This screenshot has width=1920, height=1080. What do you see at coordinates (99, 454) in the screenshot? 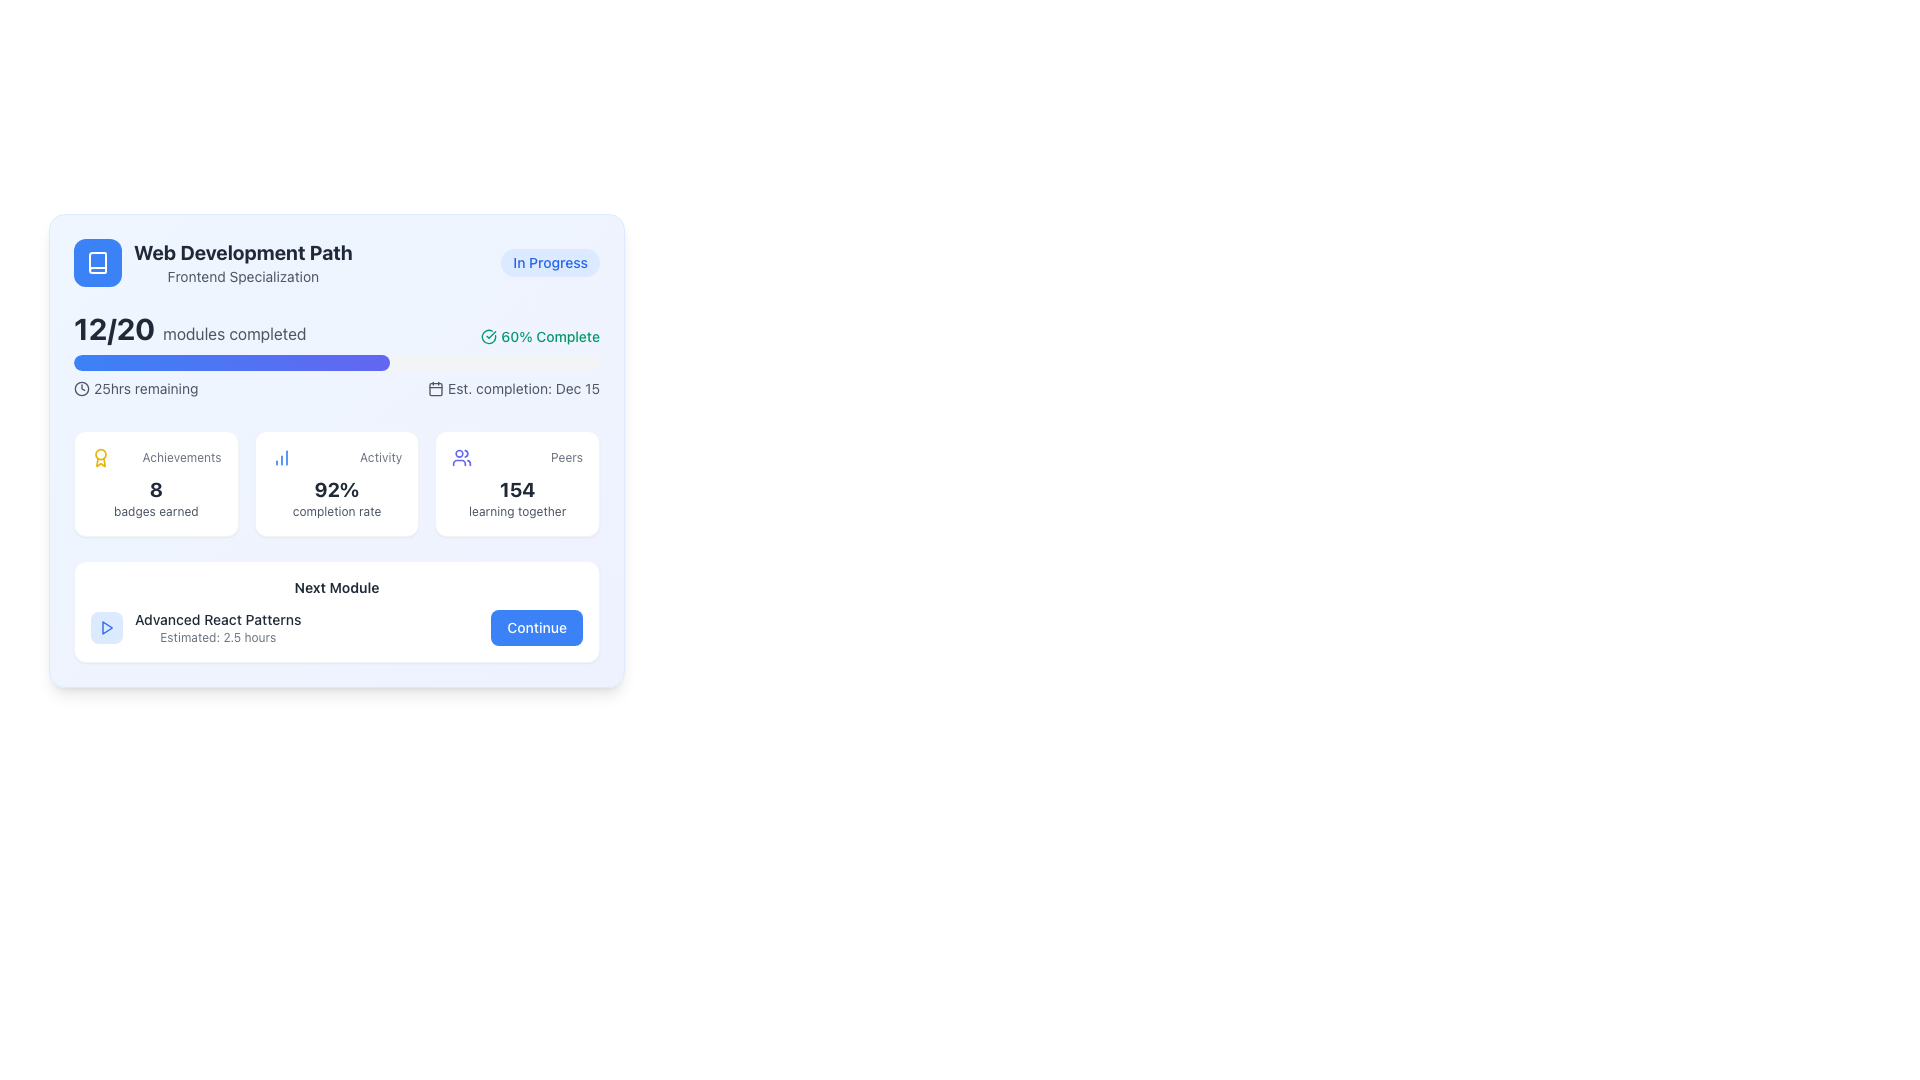
I see `the decorative vector graphic circle located in the top left section of the widget card, adjacent to the 'Achievements' text` at bounding box center [99, 454].